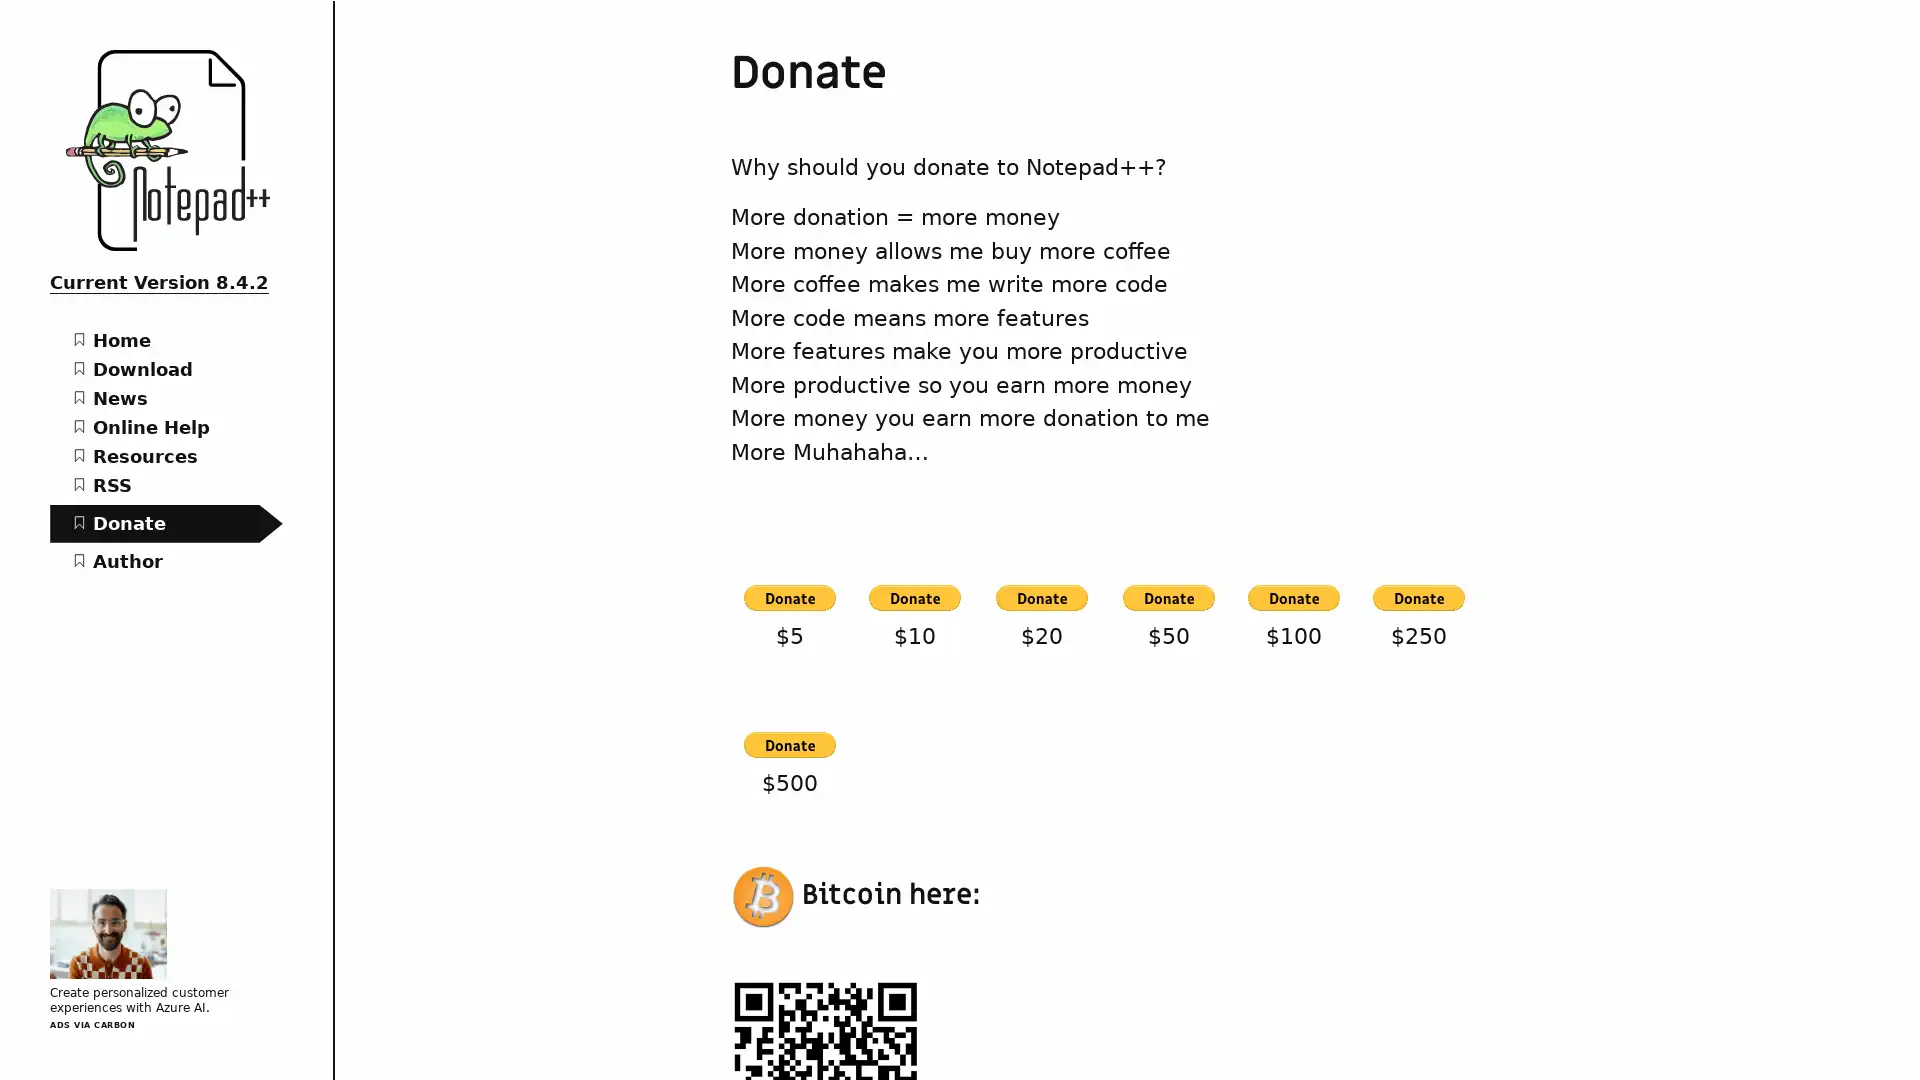 This screenshot has width=1920, height=1080. What do you see at coordinates (1169, 596) in the screenshot?
I see `PayPal - The safer, easier way to pay online!` at bounding box center [1169, 596].